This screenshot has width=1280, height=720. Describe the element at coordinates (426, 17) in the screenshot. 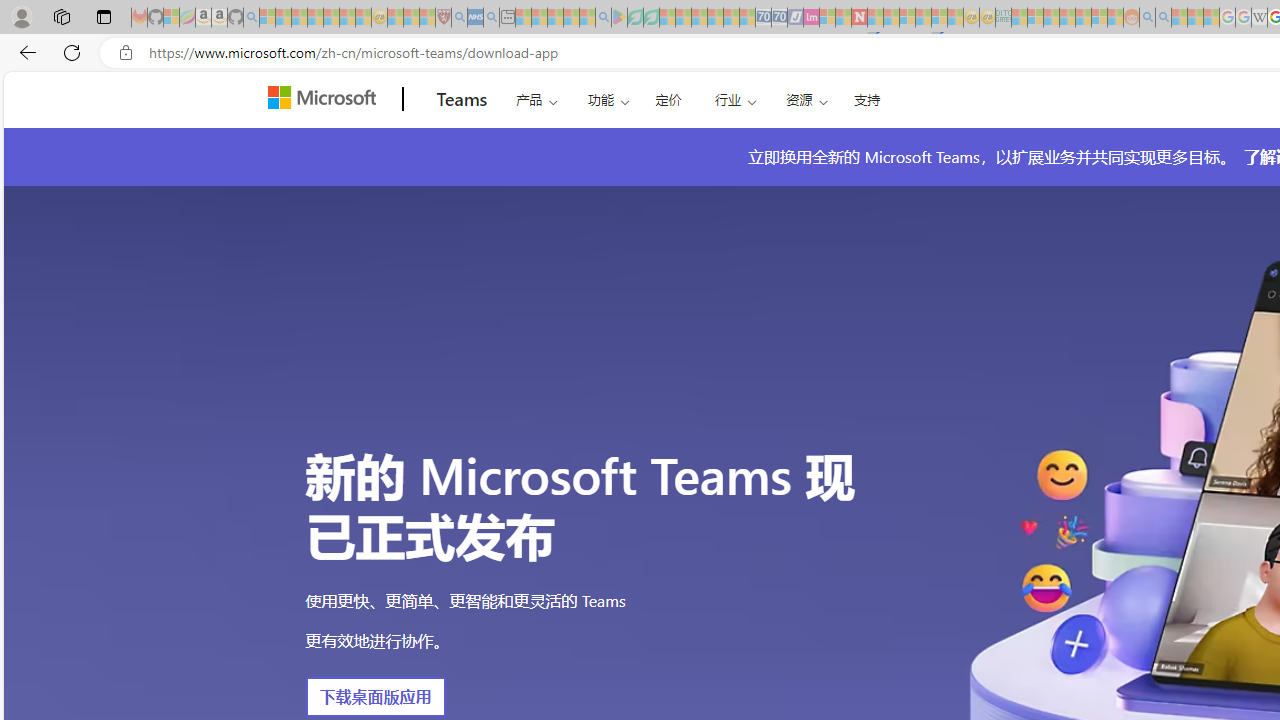

I see `'Local - MSN - Sleeping'` at that location.